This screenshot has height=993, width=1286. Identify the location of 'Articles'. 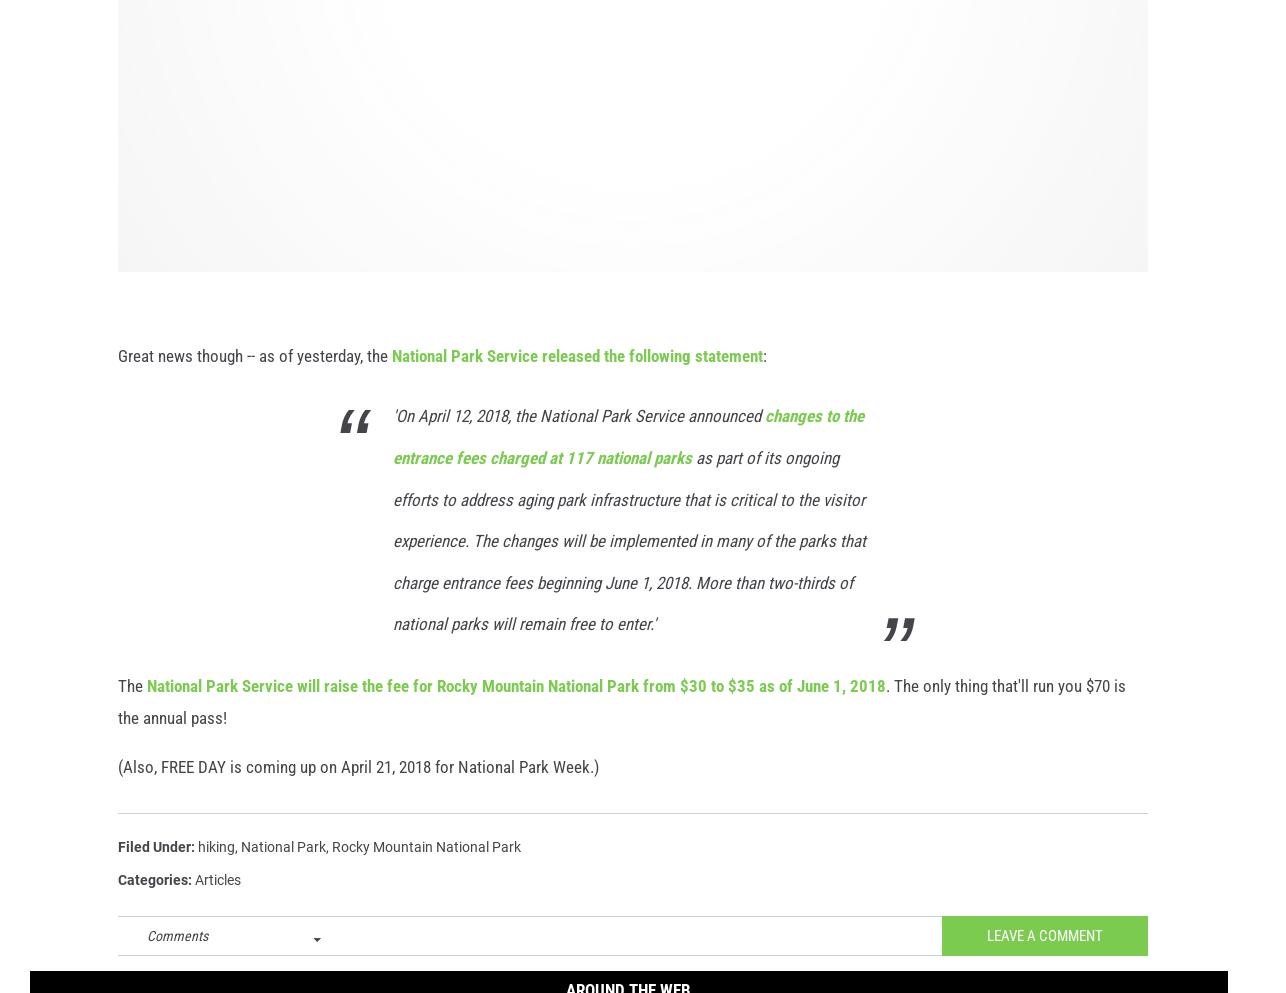
(194, 902).